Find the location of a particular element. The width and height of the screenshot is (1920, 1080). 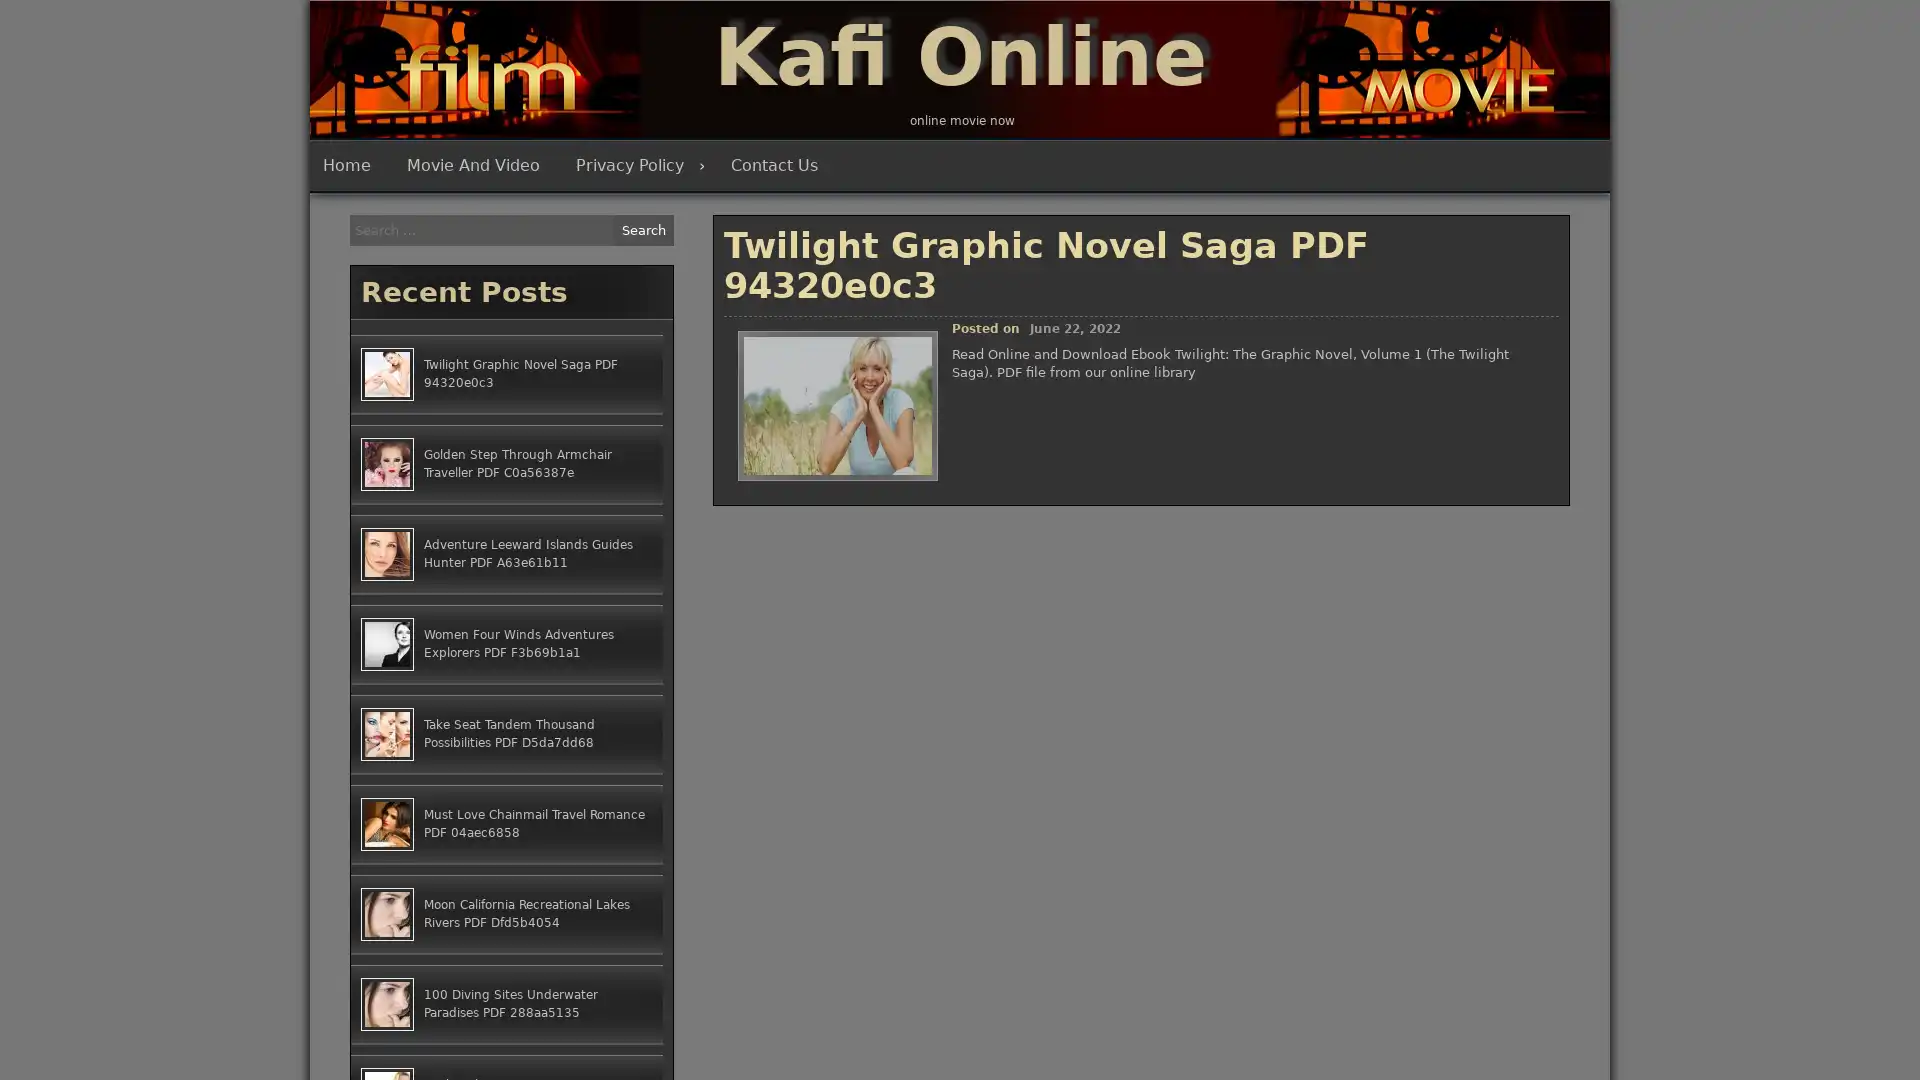

Search is located at coordinates (643, 229).